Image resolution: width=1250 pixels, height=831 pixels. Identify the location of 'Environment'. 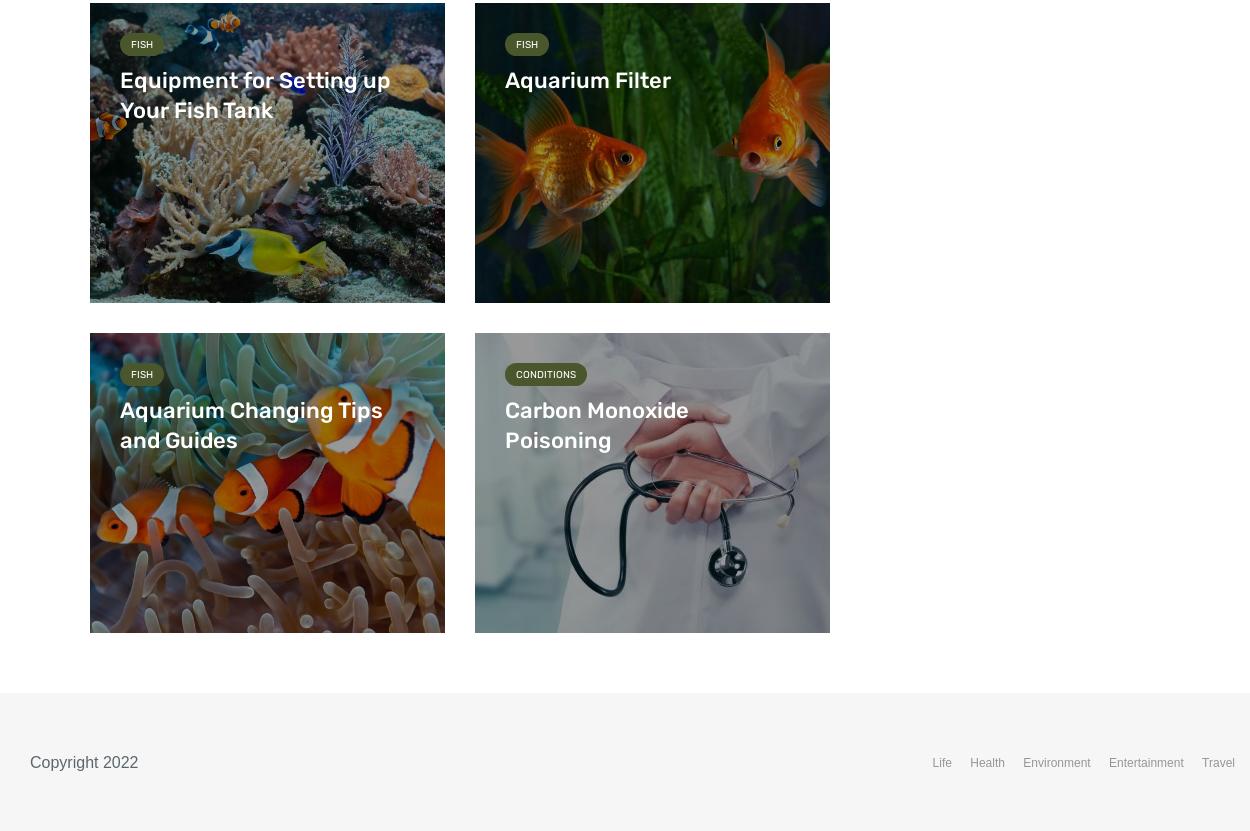
(1056, 763).